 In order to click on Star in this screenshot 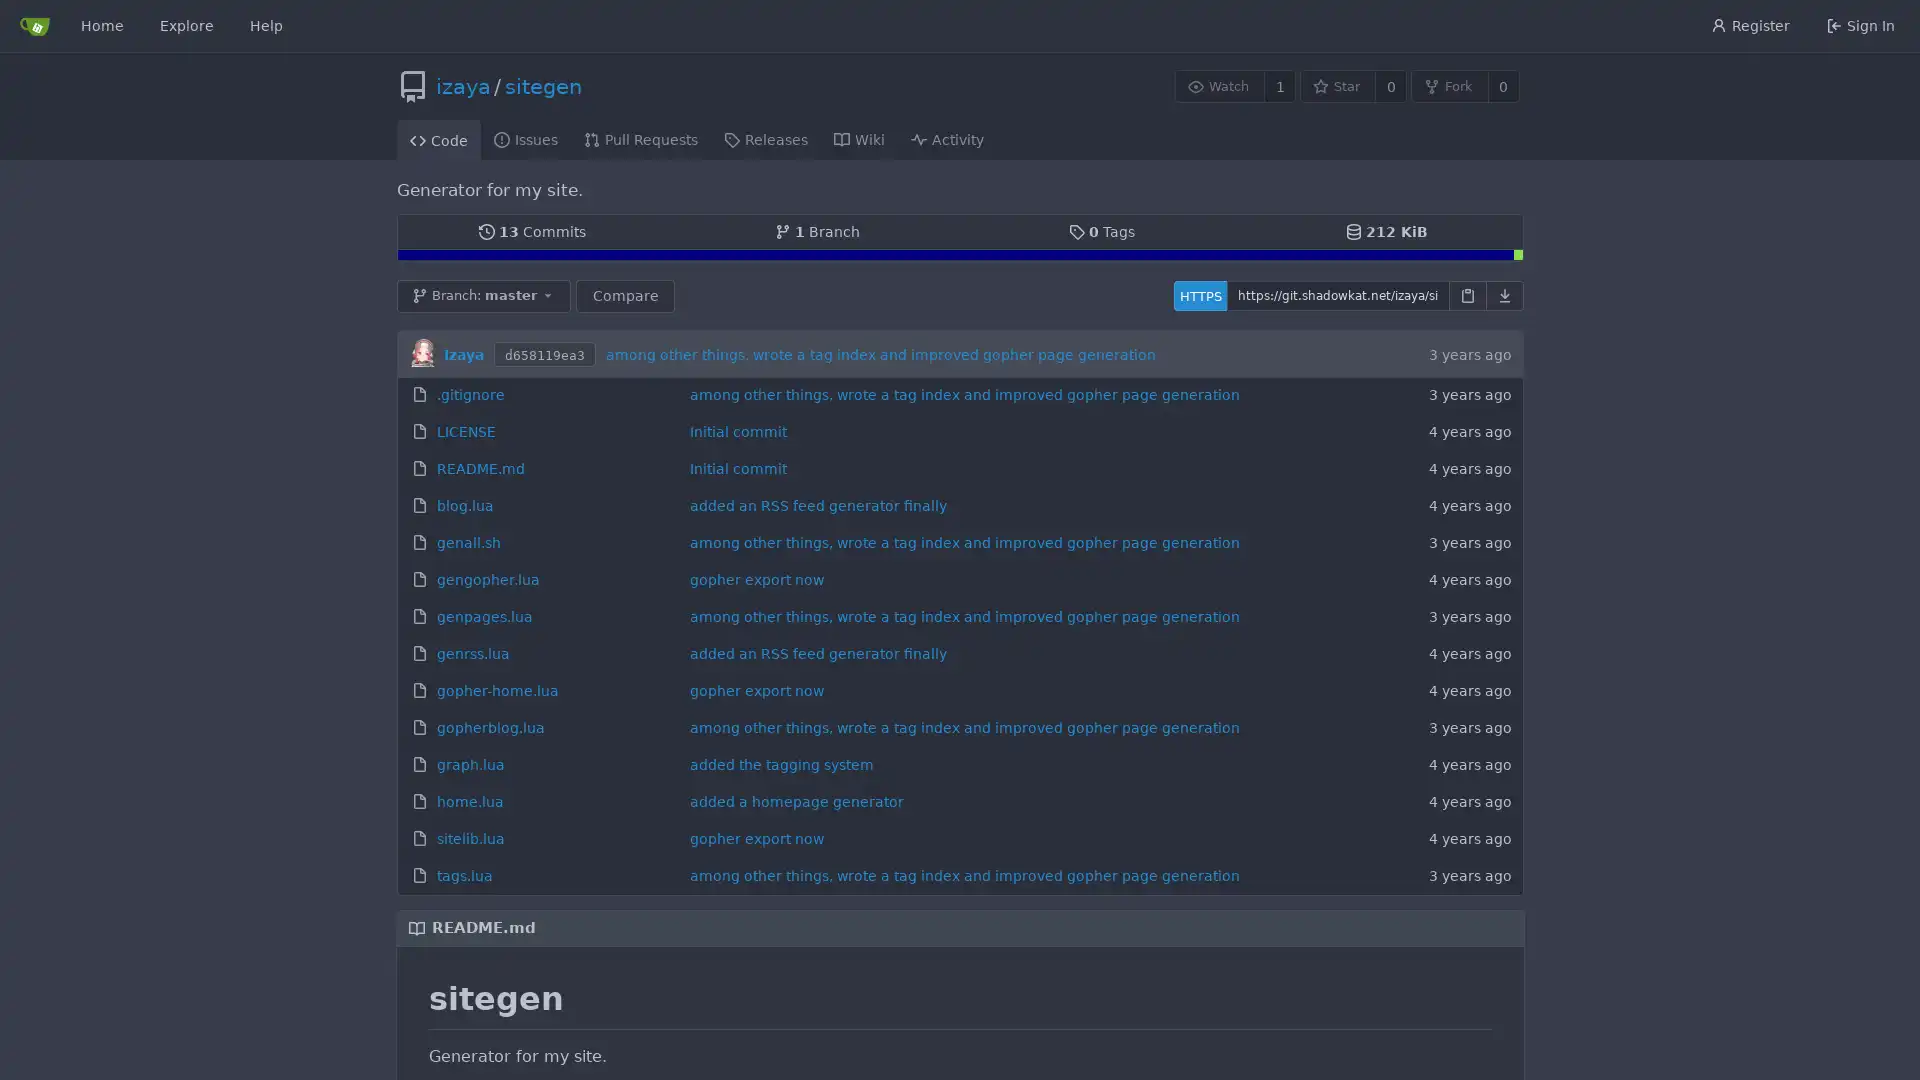, I will do `click(1337, 85)`.